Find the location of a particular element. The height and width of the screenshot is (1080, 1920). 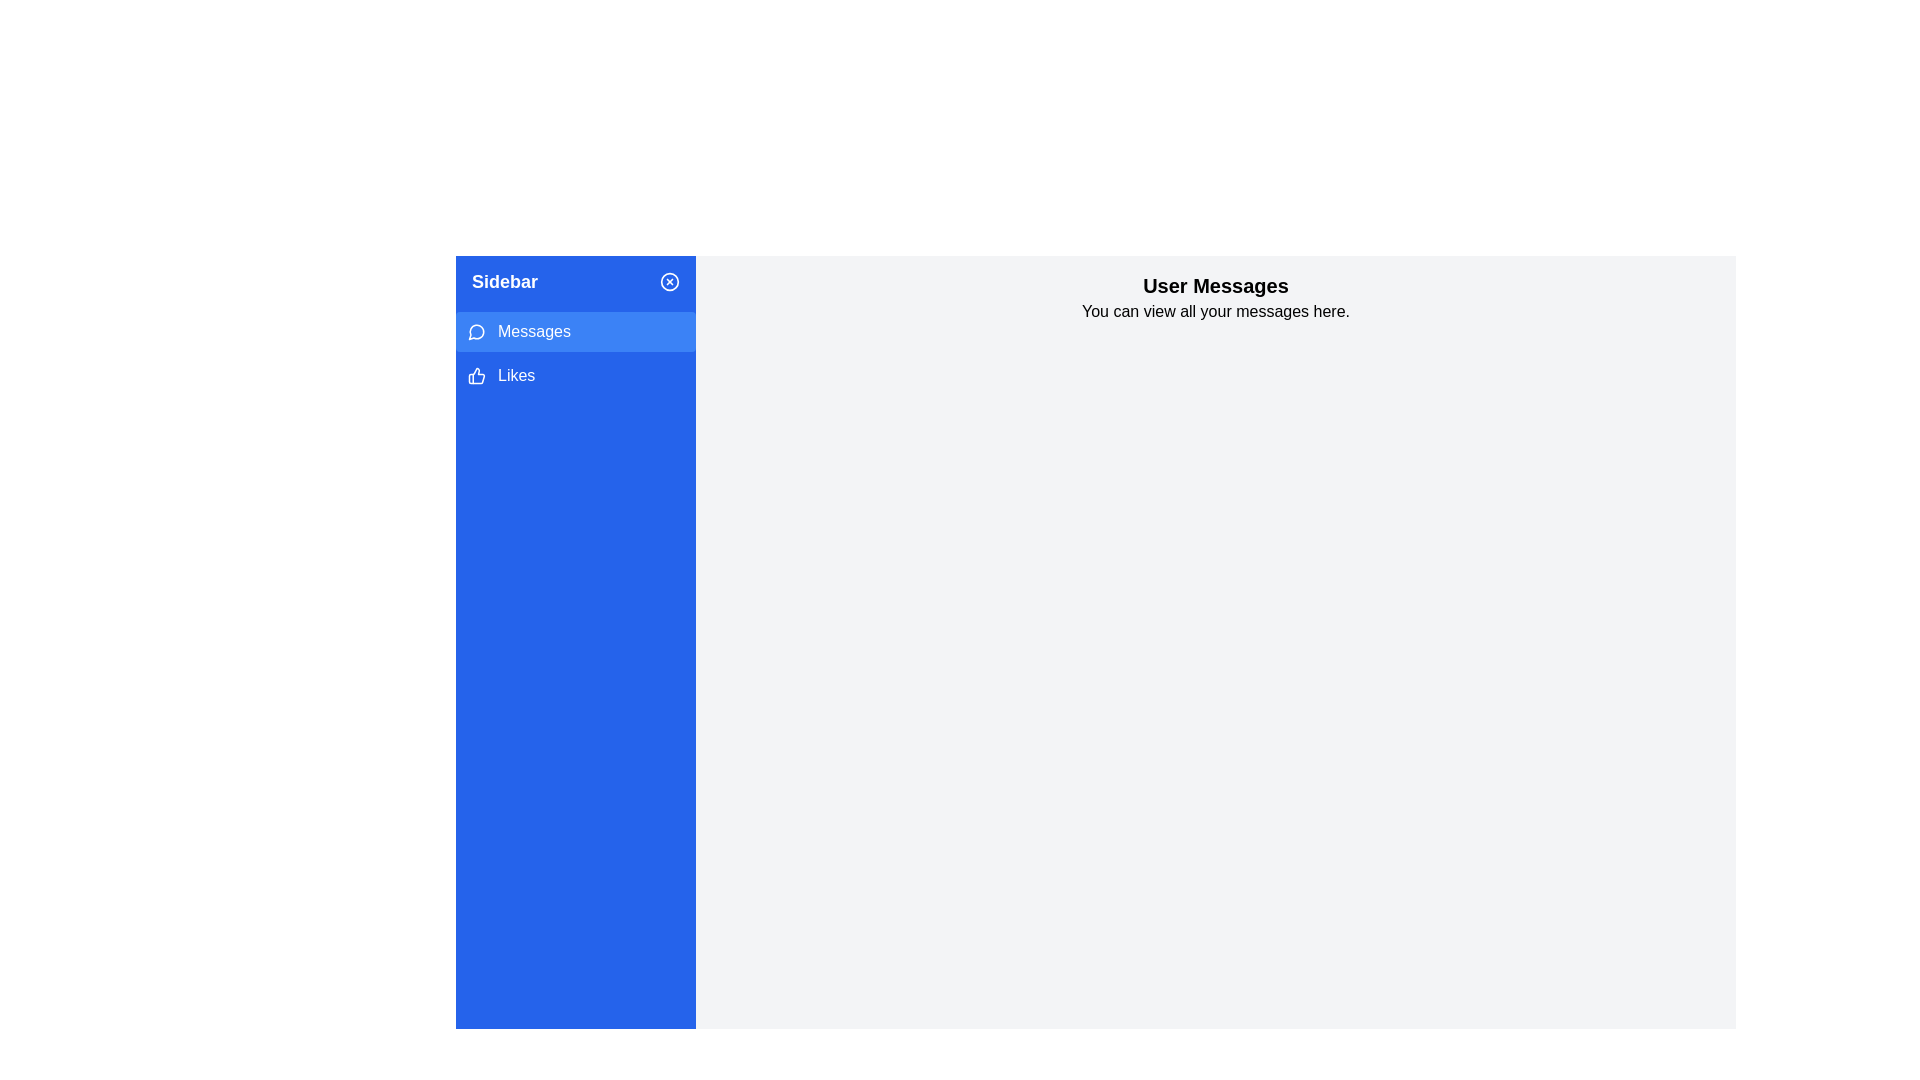

static text label displaying 'You can view all your messages here.' located below the heading 'User Messages' is located at coordinates (1214, 312).